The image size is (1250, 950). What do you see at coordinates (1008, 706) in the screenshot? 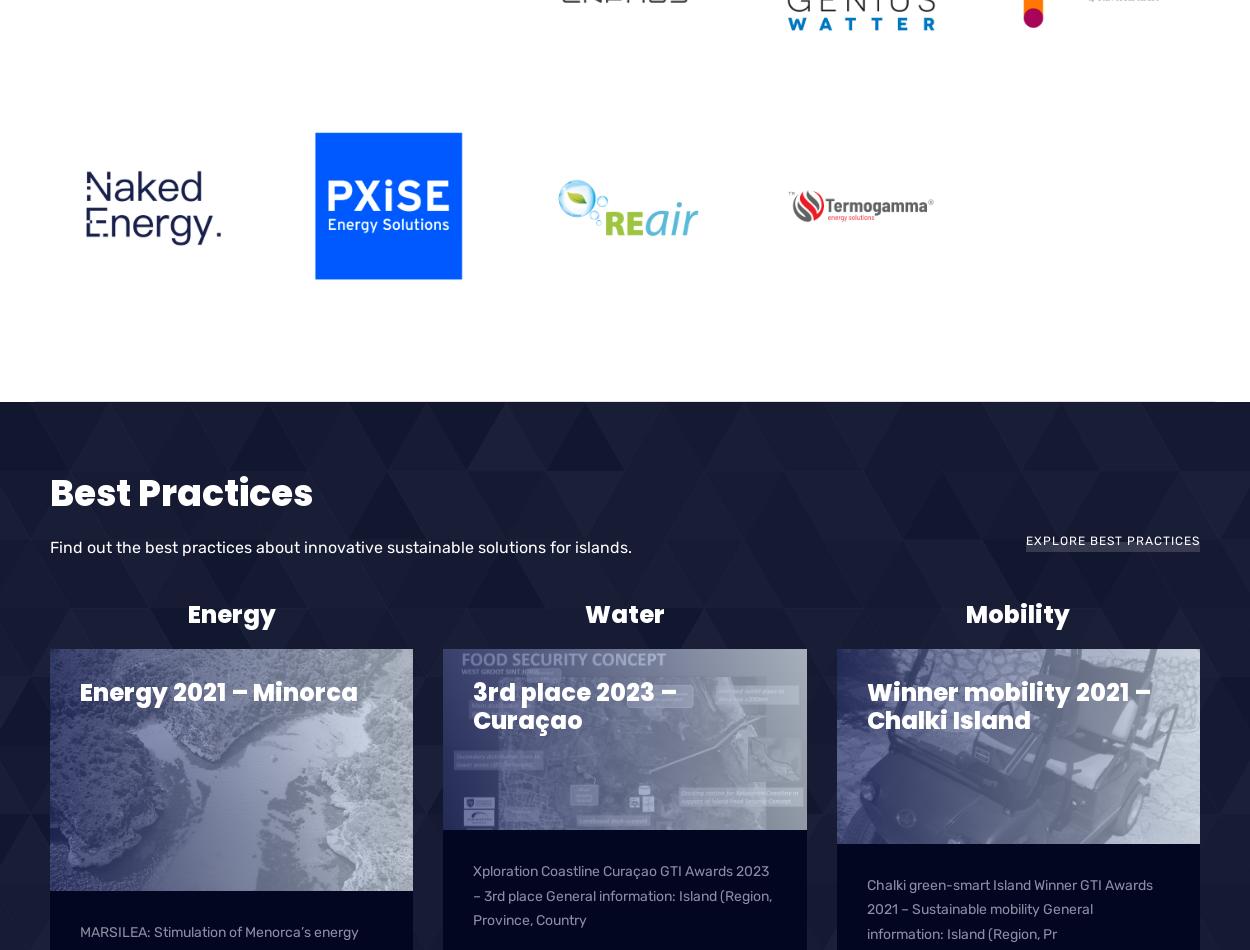
I see `'Winner mobility 2021 – Chalki Island'` at bounding box center [1008, 706].